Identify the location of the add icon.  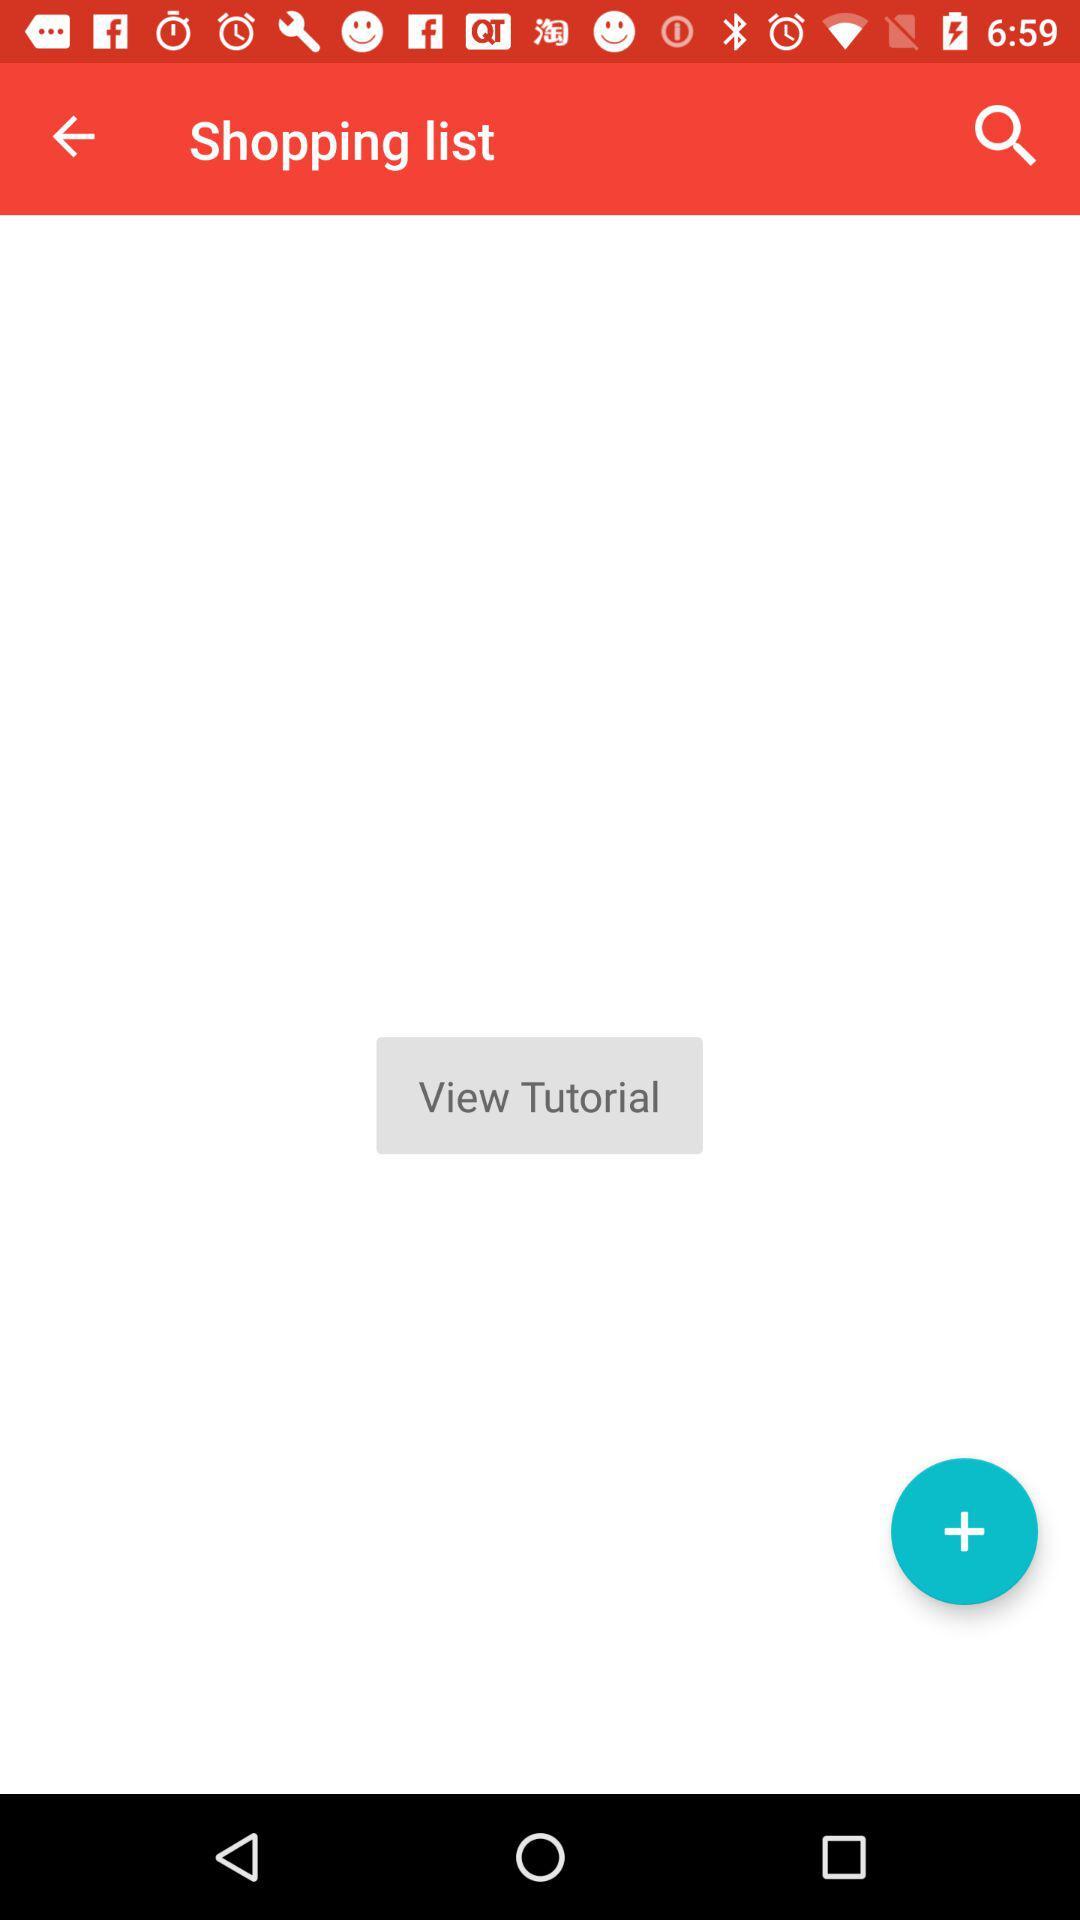
(963, 1530).